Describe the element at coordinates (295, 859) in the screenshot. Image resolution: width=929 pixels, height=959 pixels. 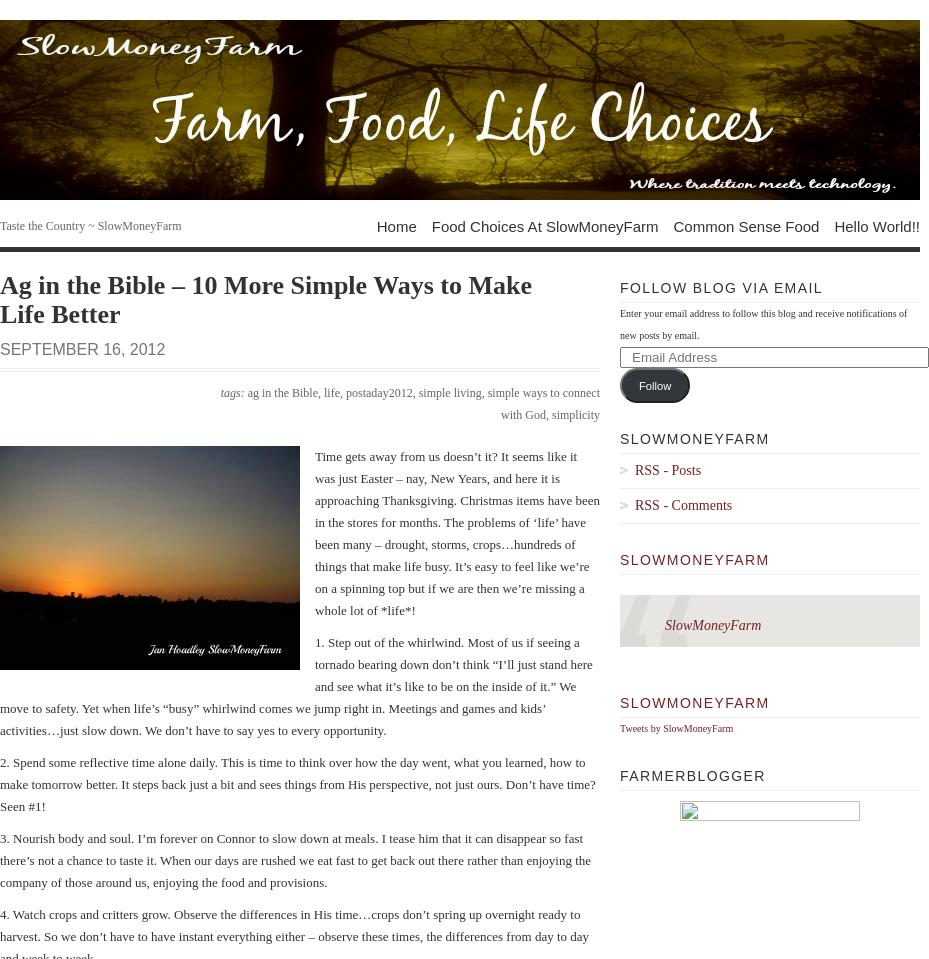
I see `'3. Nourish body and soul. I’m forever on Connor to slow down at meals. I tease him that it can disappear so fast there’s not a chance to taste it. When our days are rushed we eat fast to get back out there rather than enjoying the company of those around us, enjoying the food and provisions.'` at that location.